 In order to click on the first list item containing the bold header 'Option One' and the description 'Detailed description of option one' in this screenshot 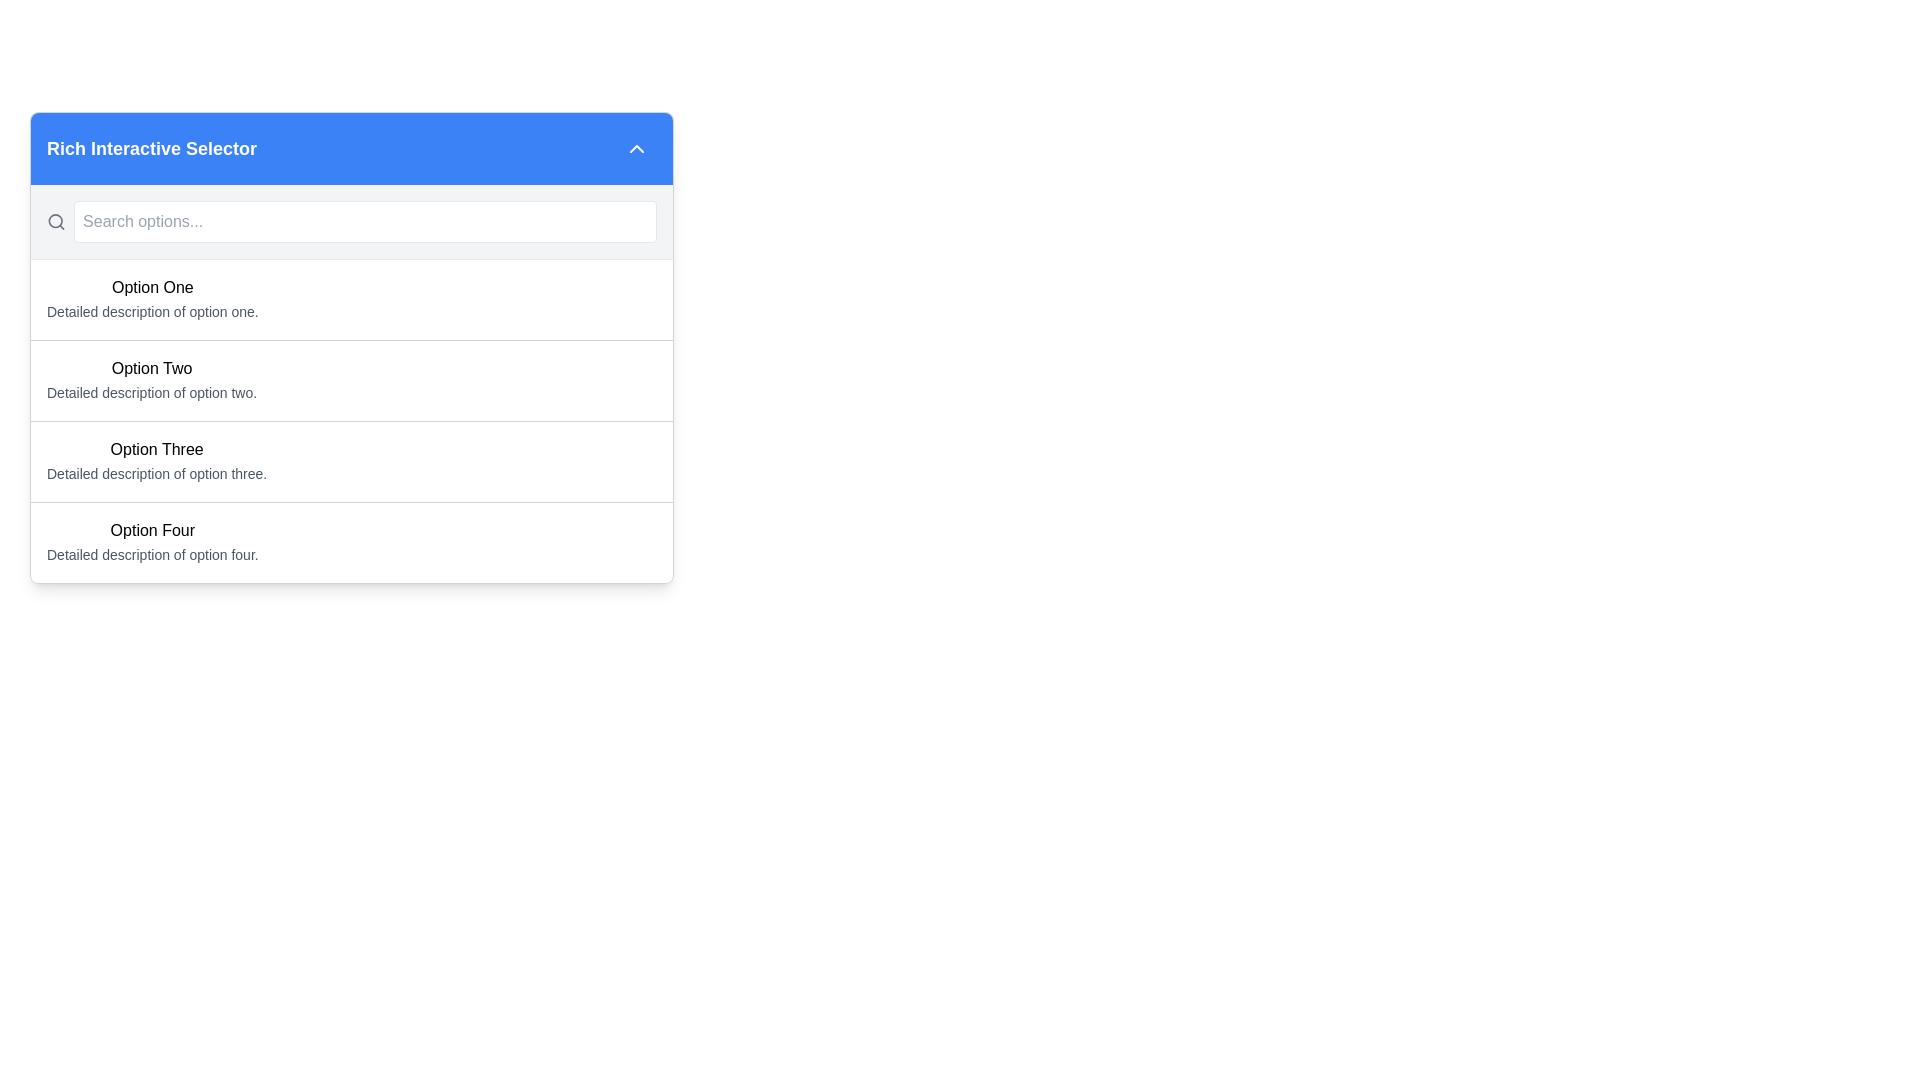, I will do `click(151, 300)`.